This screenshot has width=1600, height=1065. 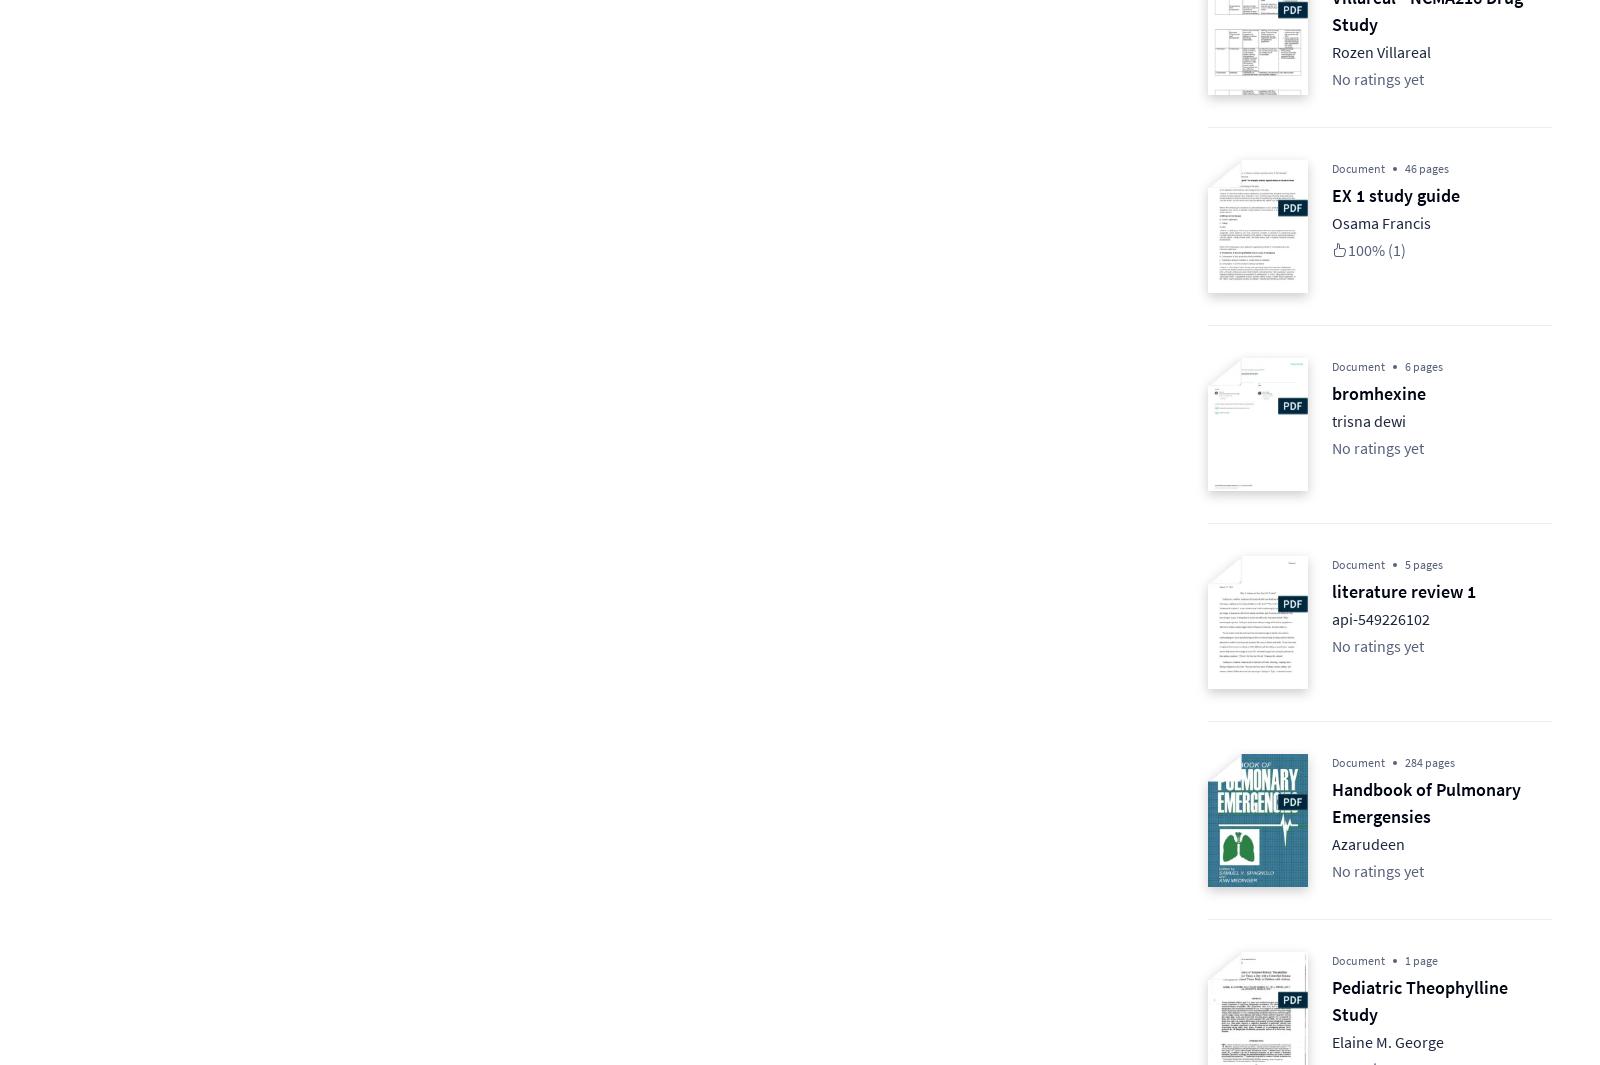 What do you see at coordinates (1404, 365) in the screenshot?
I see `'6 pages'` at bounding box center [1404, 365].